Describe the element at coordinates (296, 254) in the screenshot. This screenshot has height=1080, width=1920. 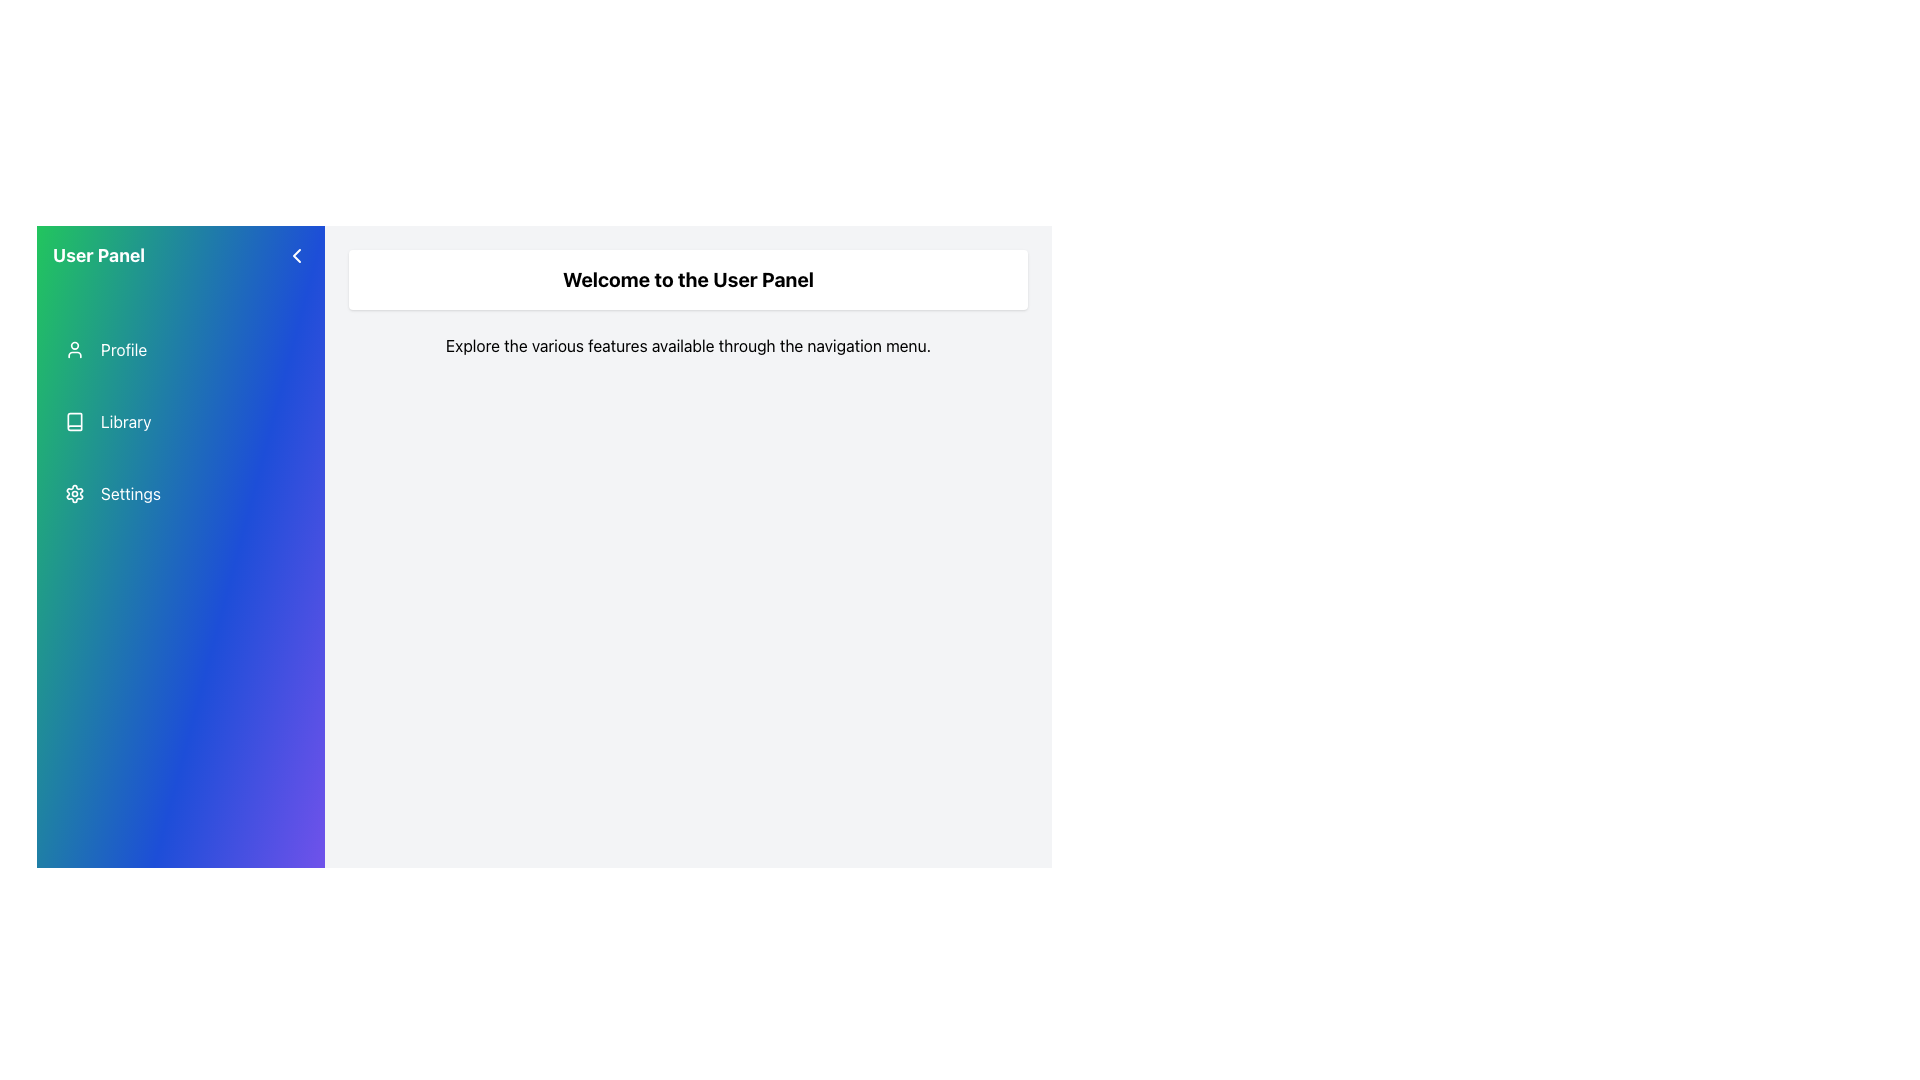
I see `the left-pointing chevron icon located in the top-left corner of the sidebar` at that location.